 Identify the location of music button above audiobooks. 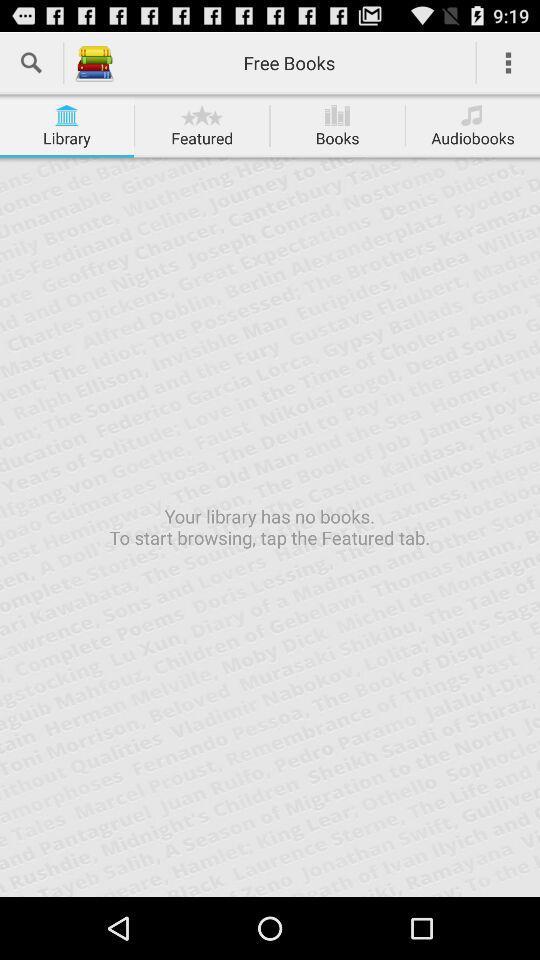
(472, 115).